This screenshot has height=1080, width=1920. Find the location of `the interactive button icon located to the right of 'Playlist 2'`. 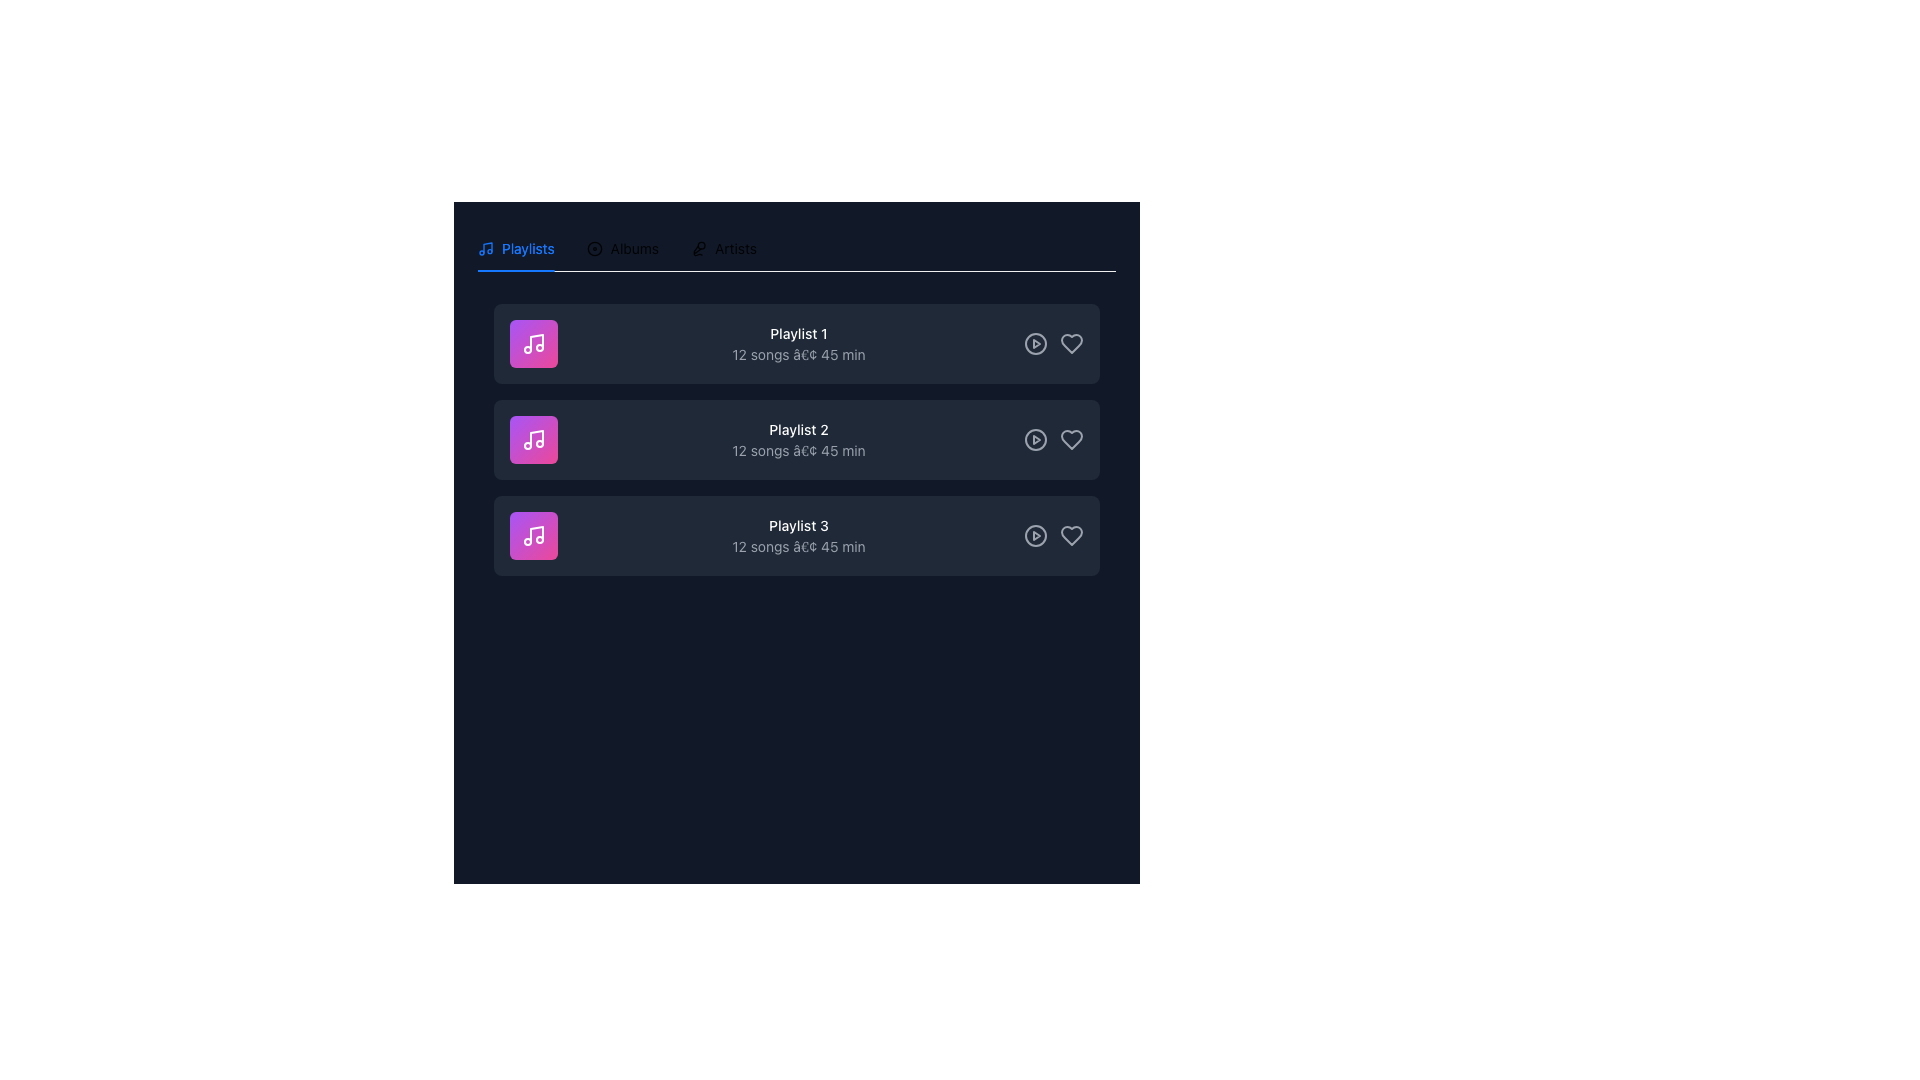

the interactive button icon located to the right of 'Playlist 2' is located at coordinates (1036, 438).